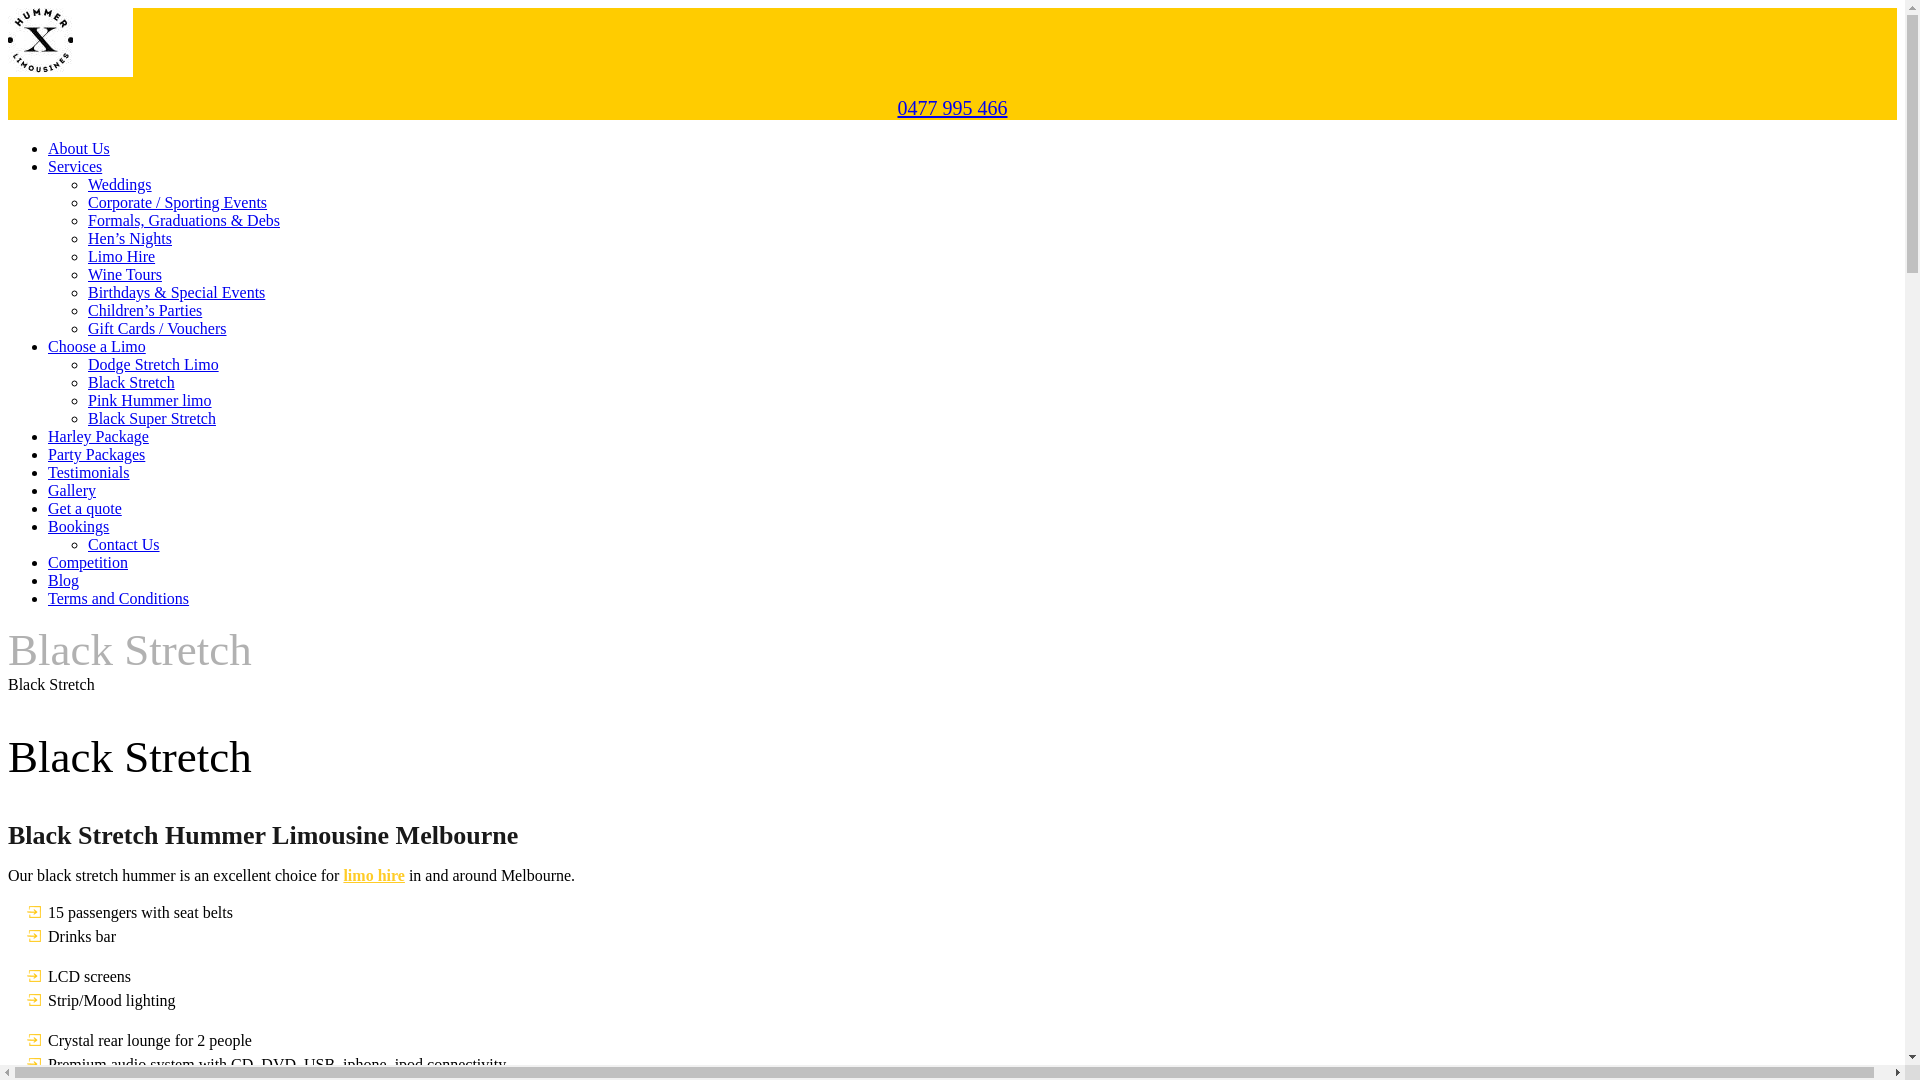 The width and height of the screenshot is (1920, 1080). I want to click on 'Harley Package', so click(97, 435).